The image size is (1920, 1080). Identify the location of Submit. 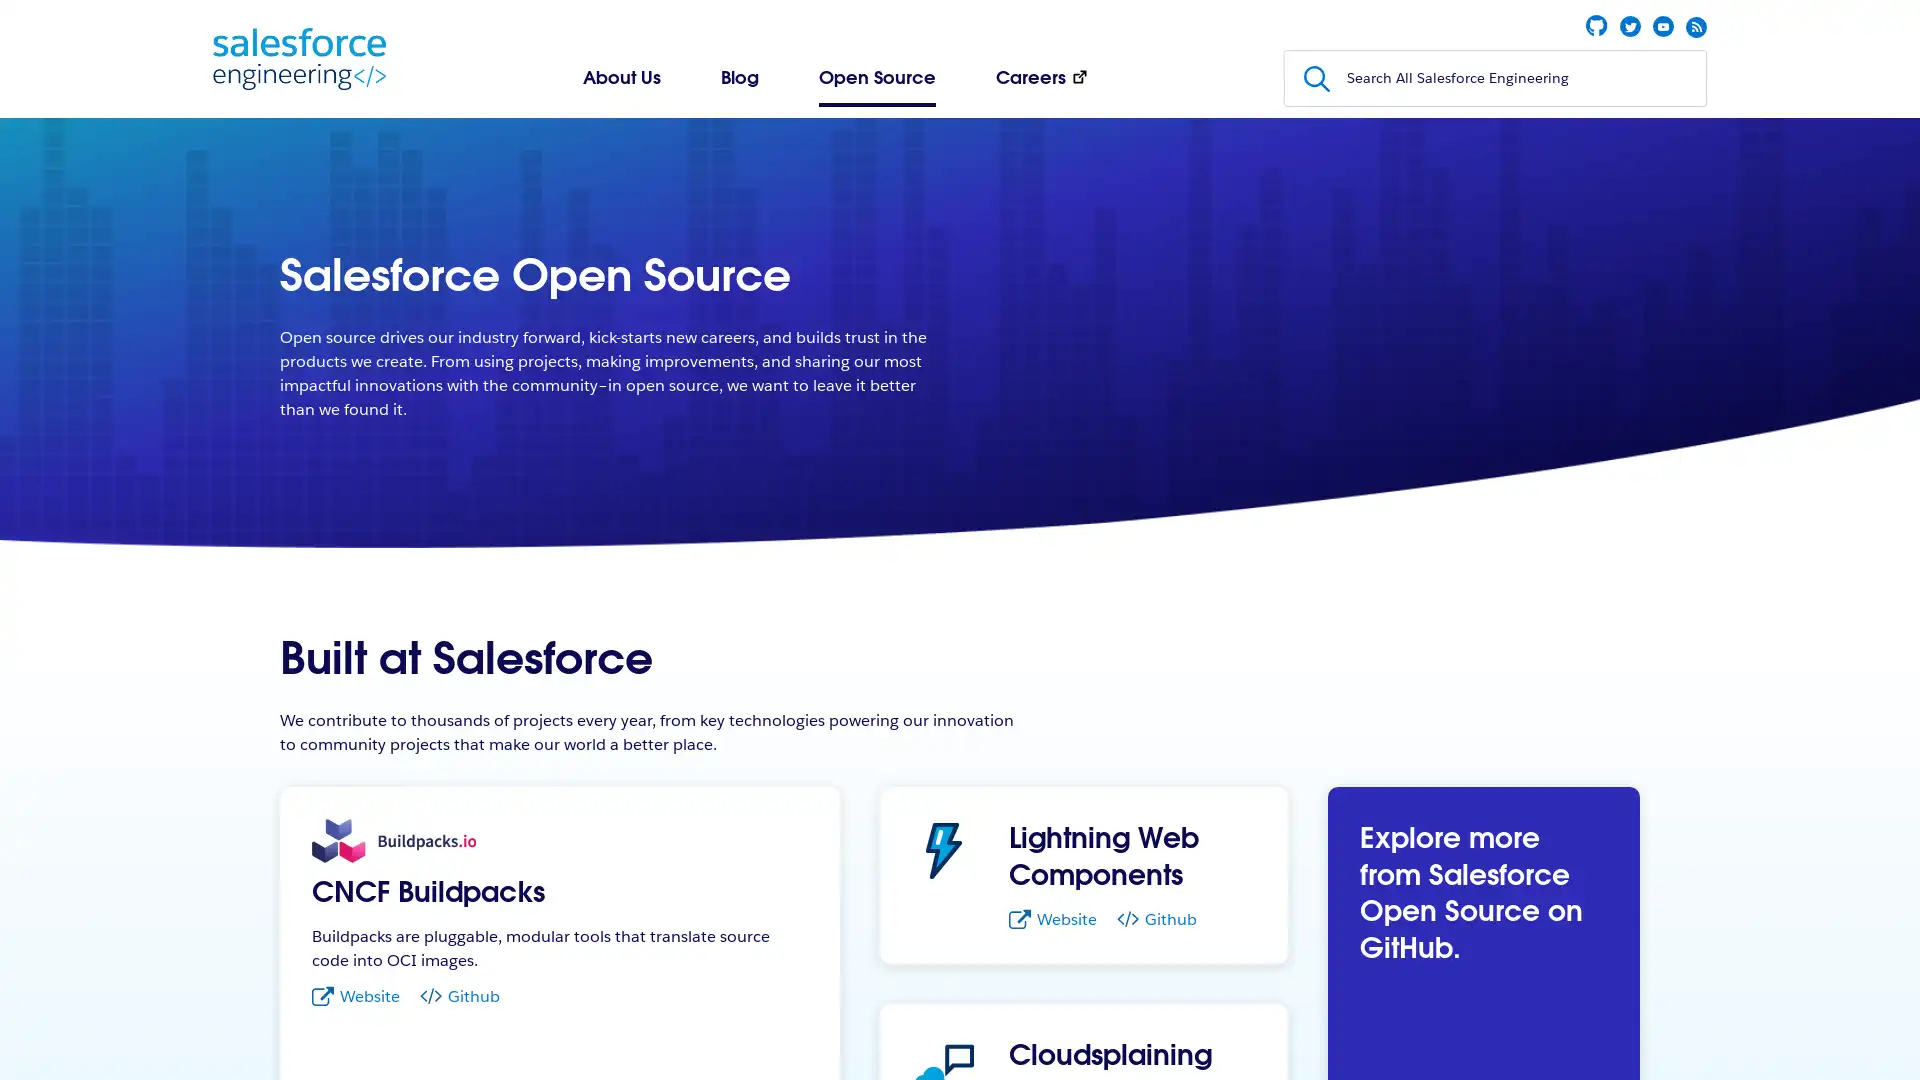
(1705, 48).